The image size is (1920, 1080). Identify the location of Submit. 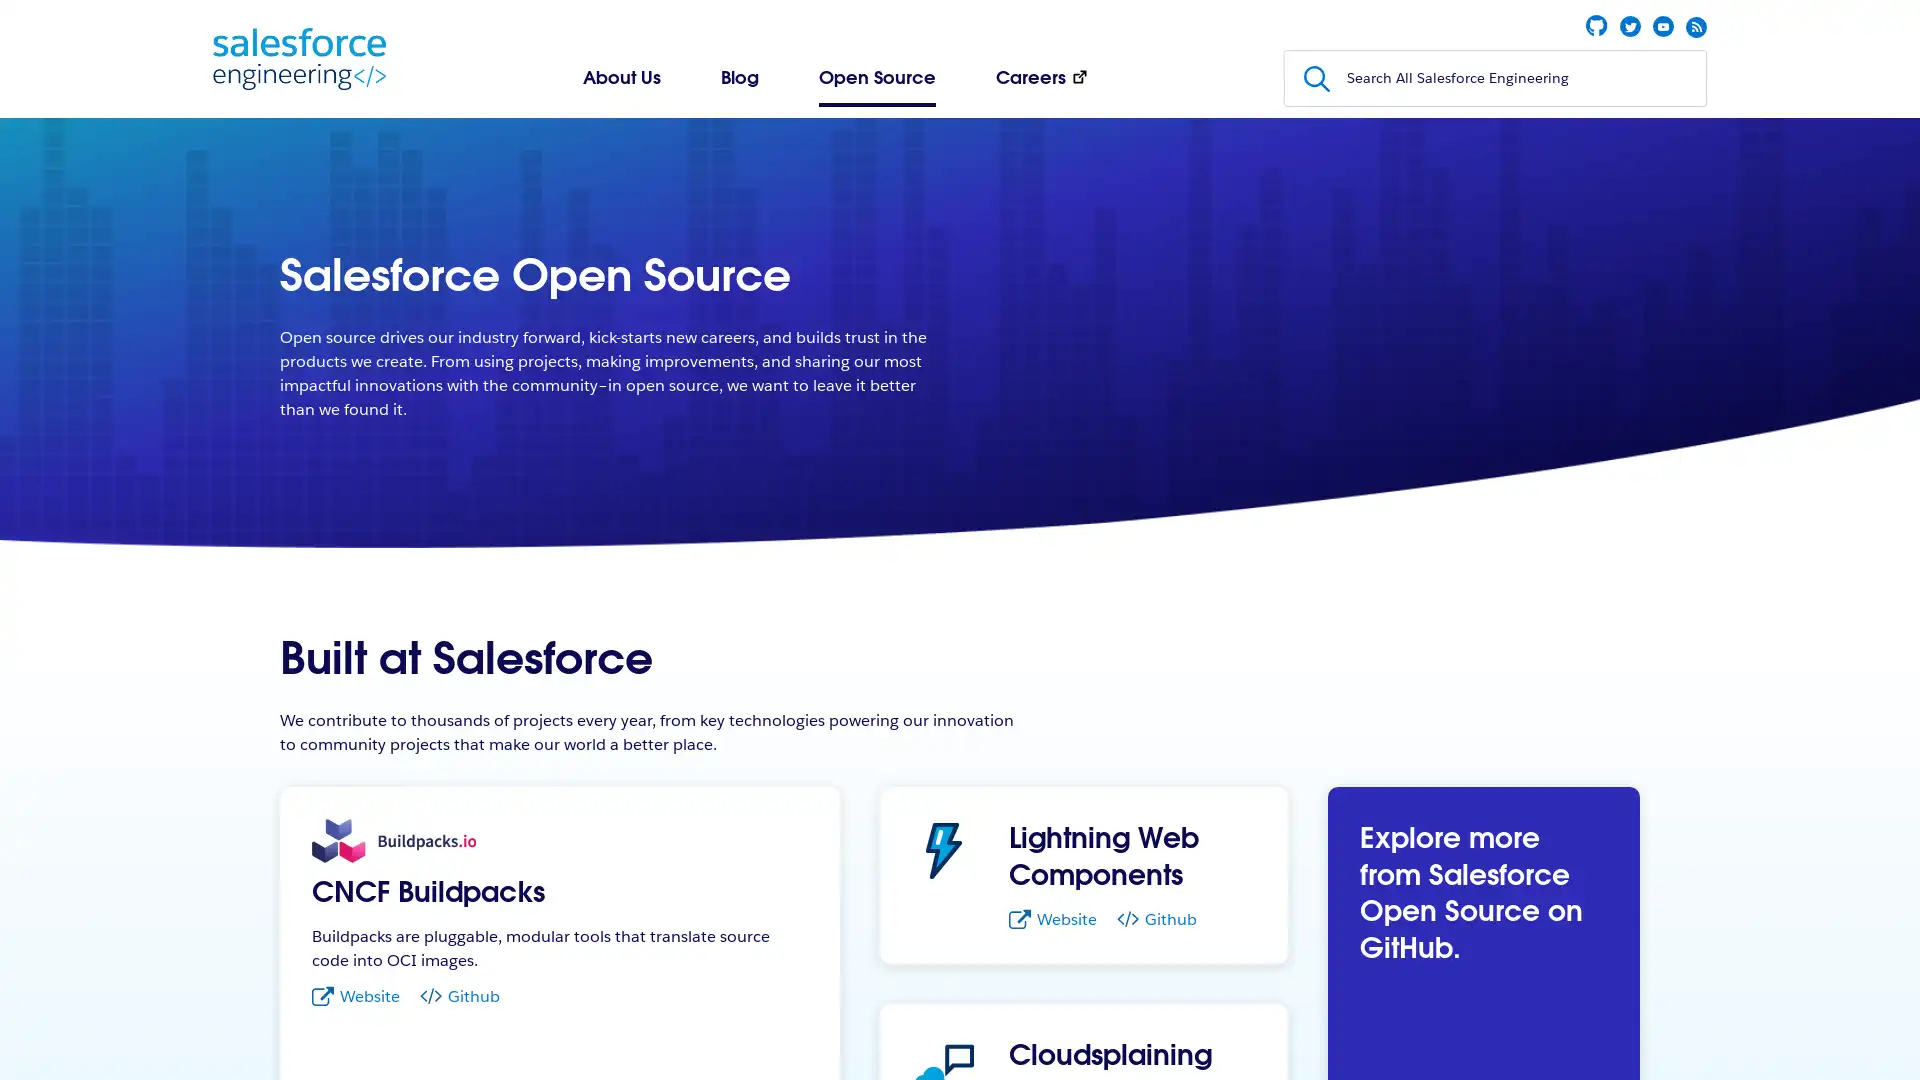
(1705, 48).